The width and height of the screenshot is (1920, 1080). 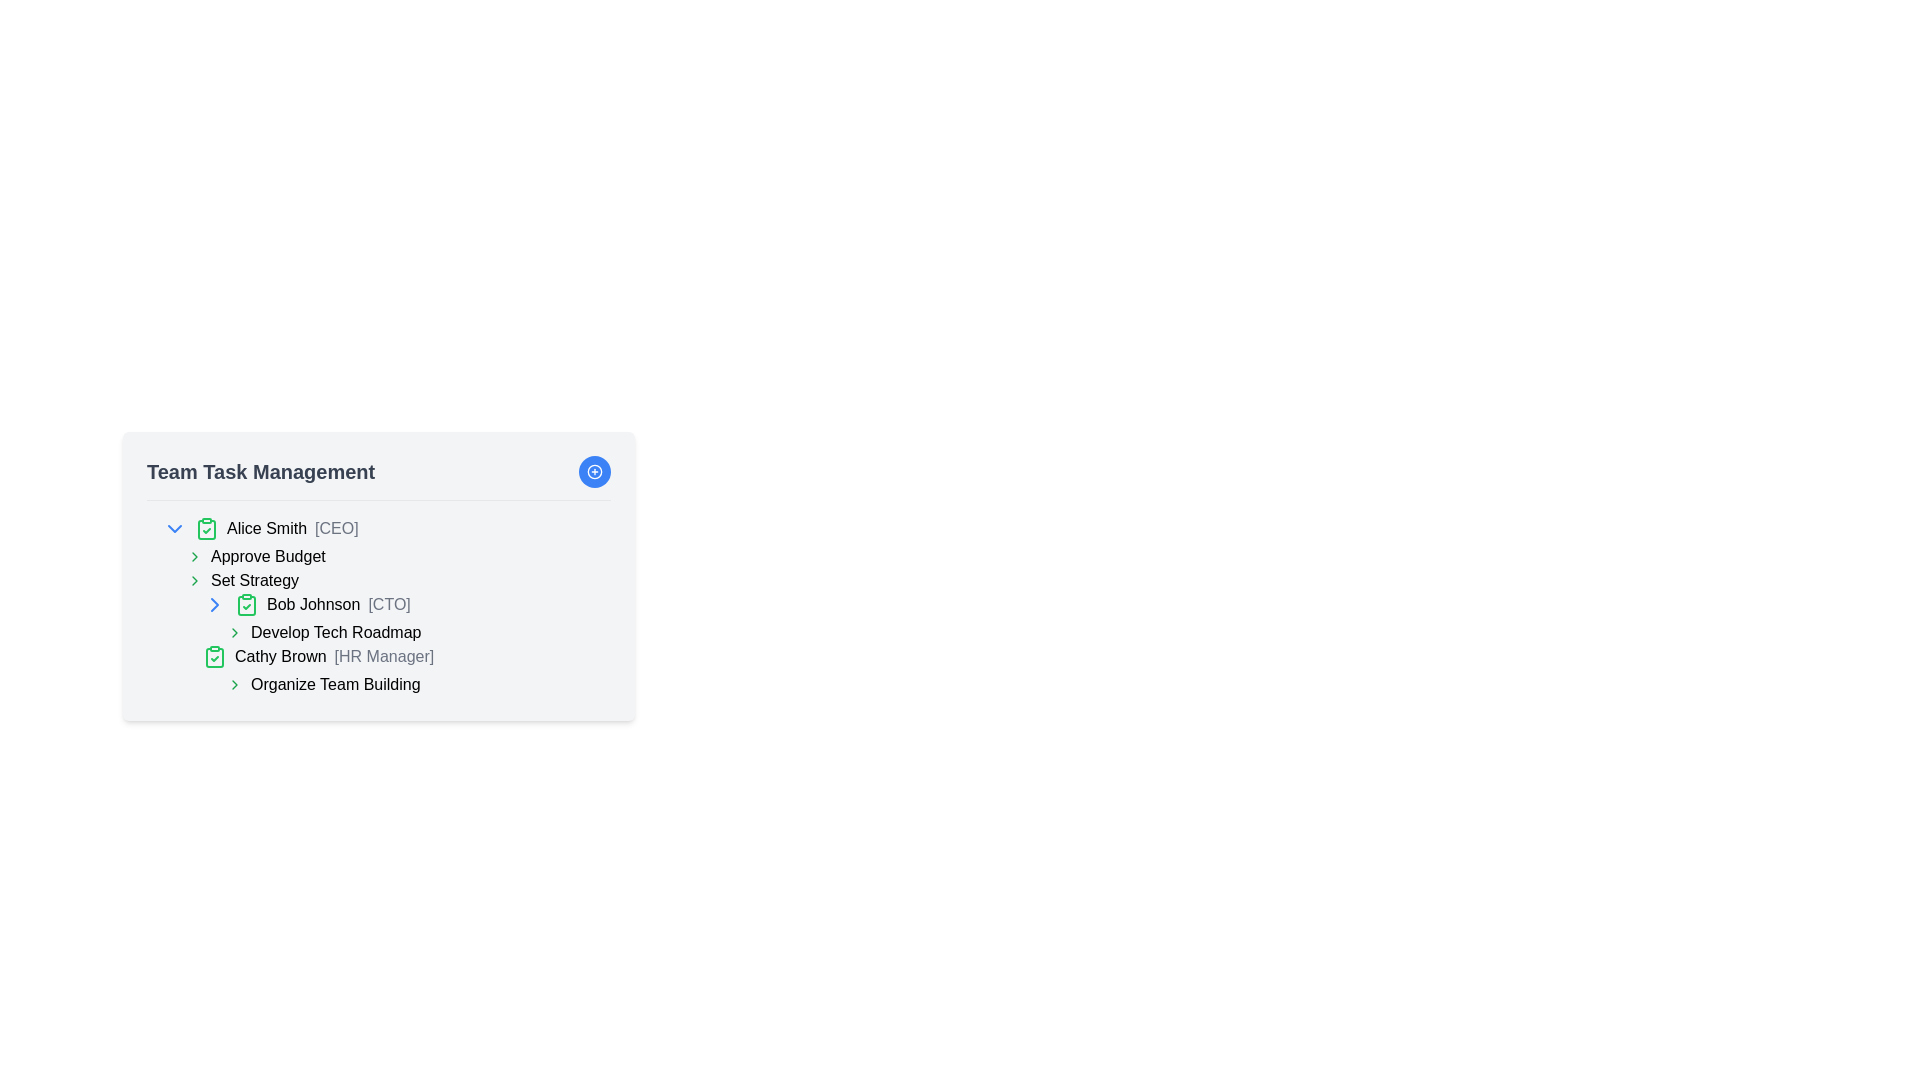 What do you see at coordinates (387, 569) in the screenshot?
I see `the 'Set Strategy' item in the collapsible list under 'Alice Smith [CEO]'` at bounding box center [387, 569].